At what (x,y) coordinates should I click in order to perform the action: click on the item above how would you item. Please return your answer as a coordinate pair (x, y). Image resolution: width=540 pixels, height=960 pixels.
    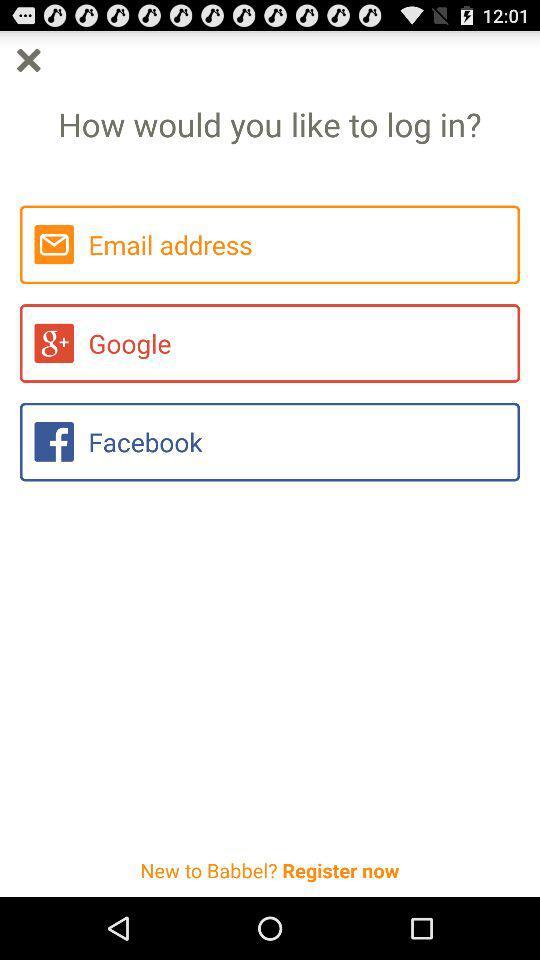
    Looking at the image, I should click on (27, 59).